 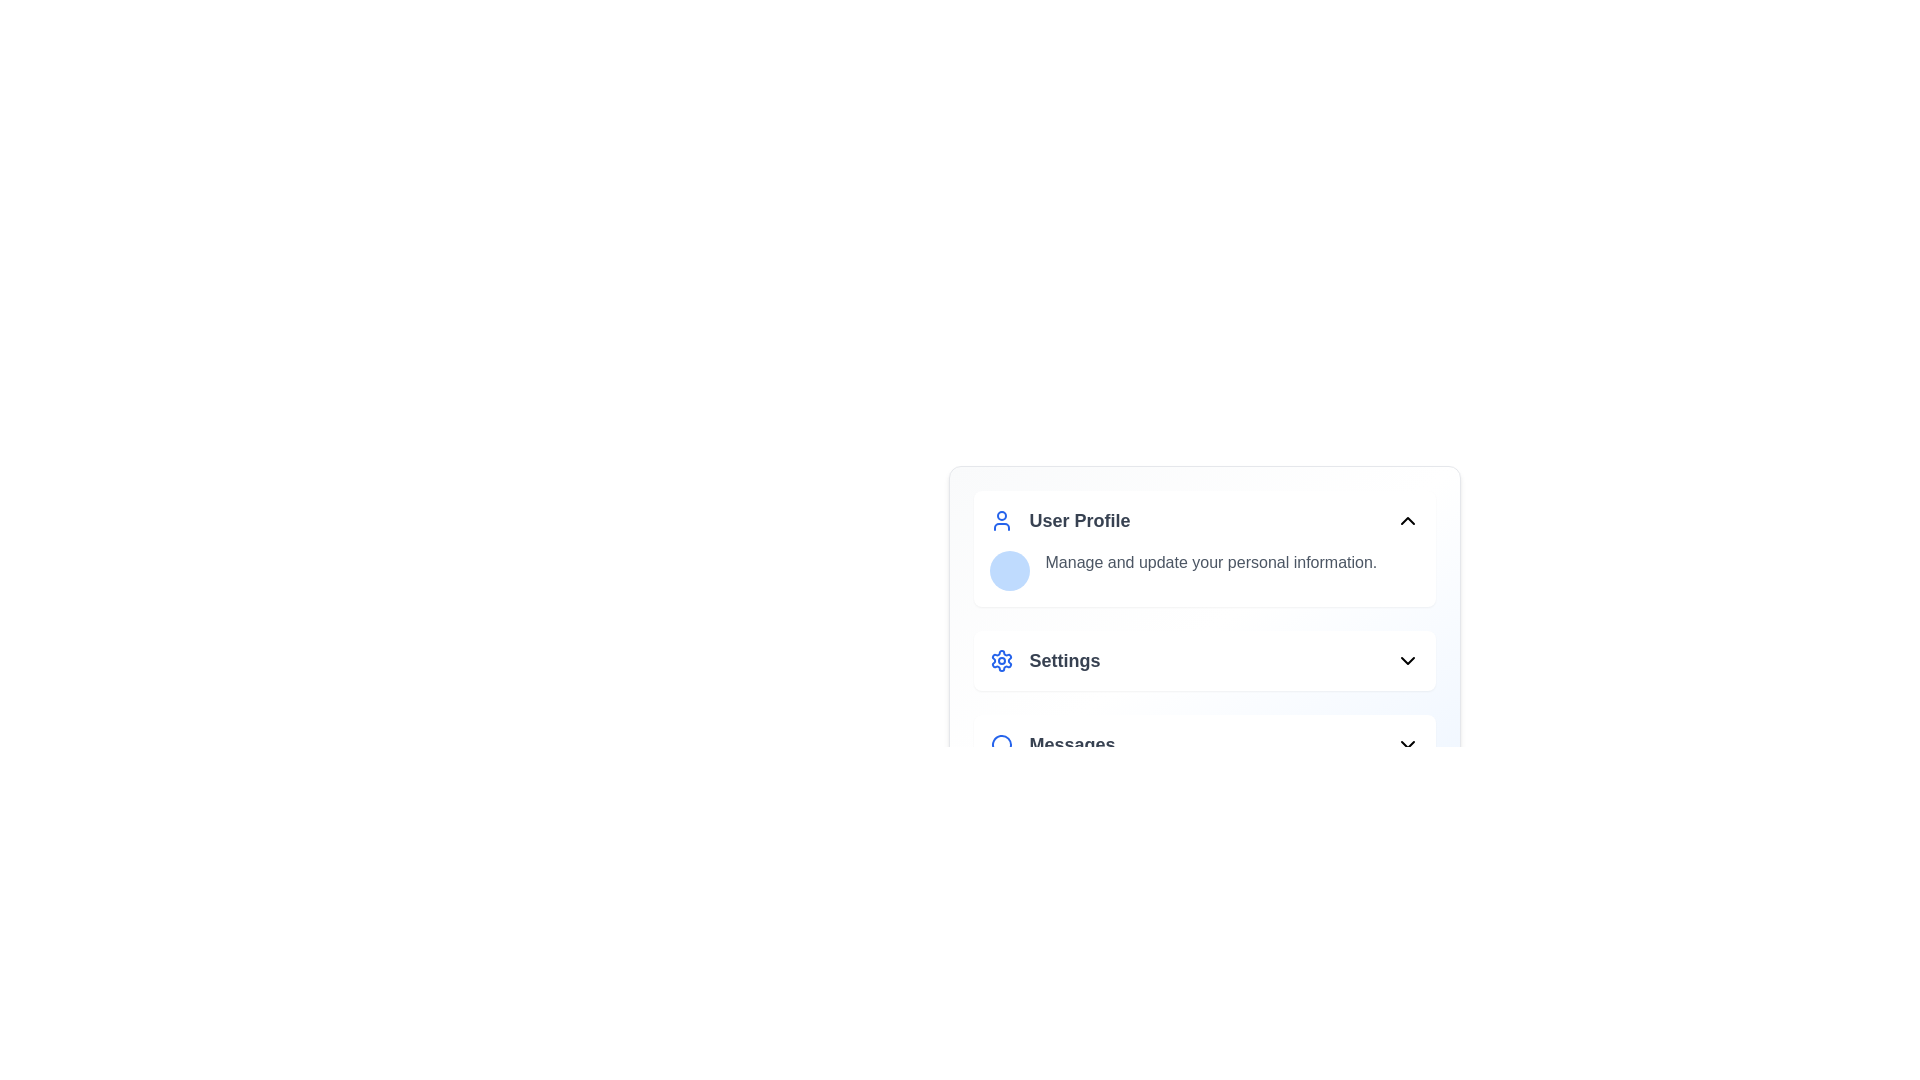 I want to click on the Interactive Section Header, so click(x=1203, y=548).